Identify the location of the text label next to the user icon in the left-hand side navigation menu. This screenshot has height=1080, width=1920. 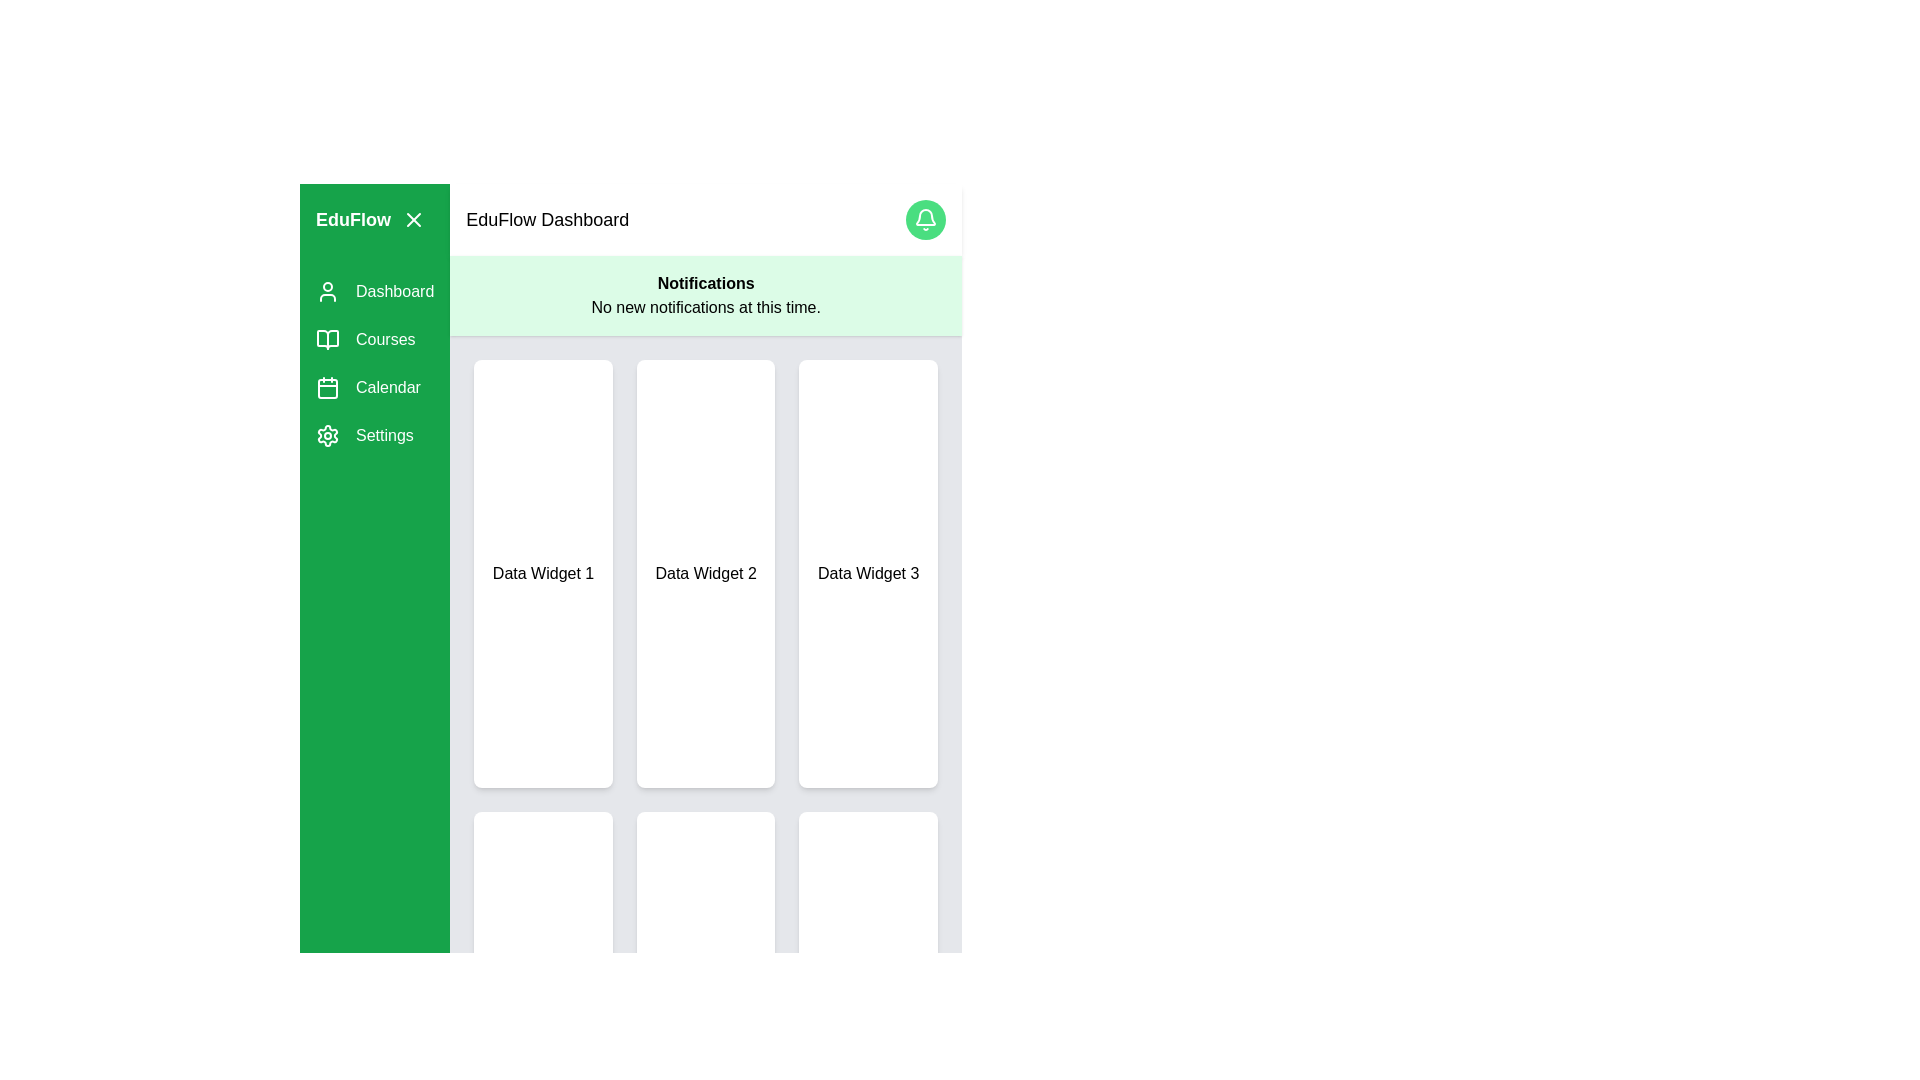
(394, 292).